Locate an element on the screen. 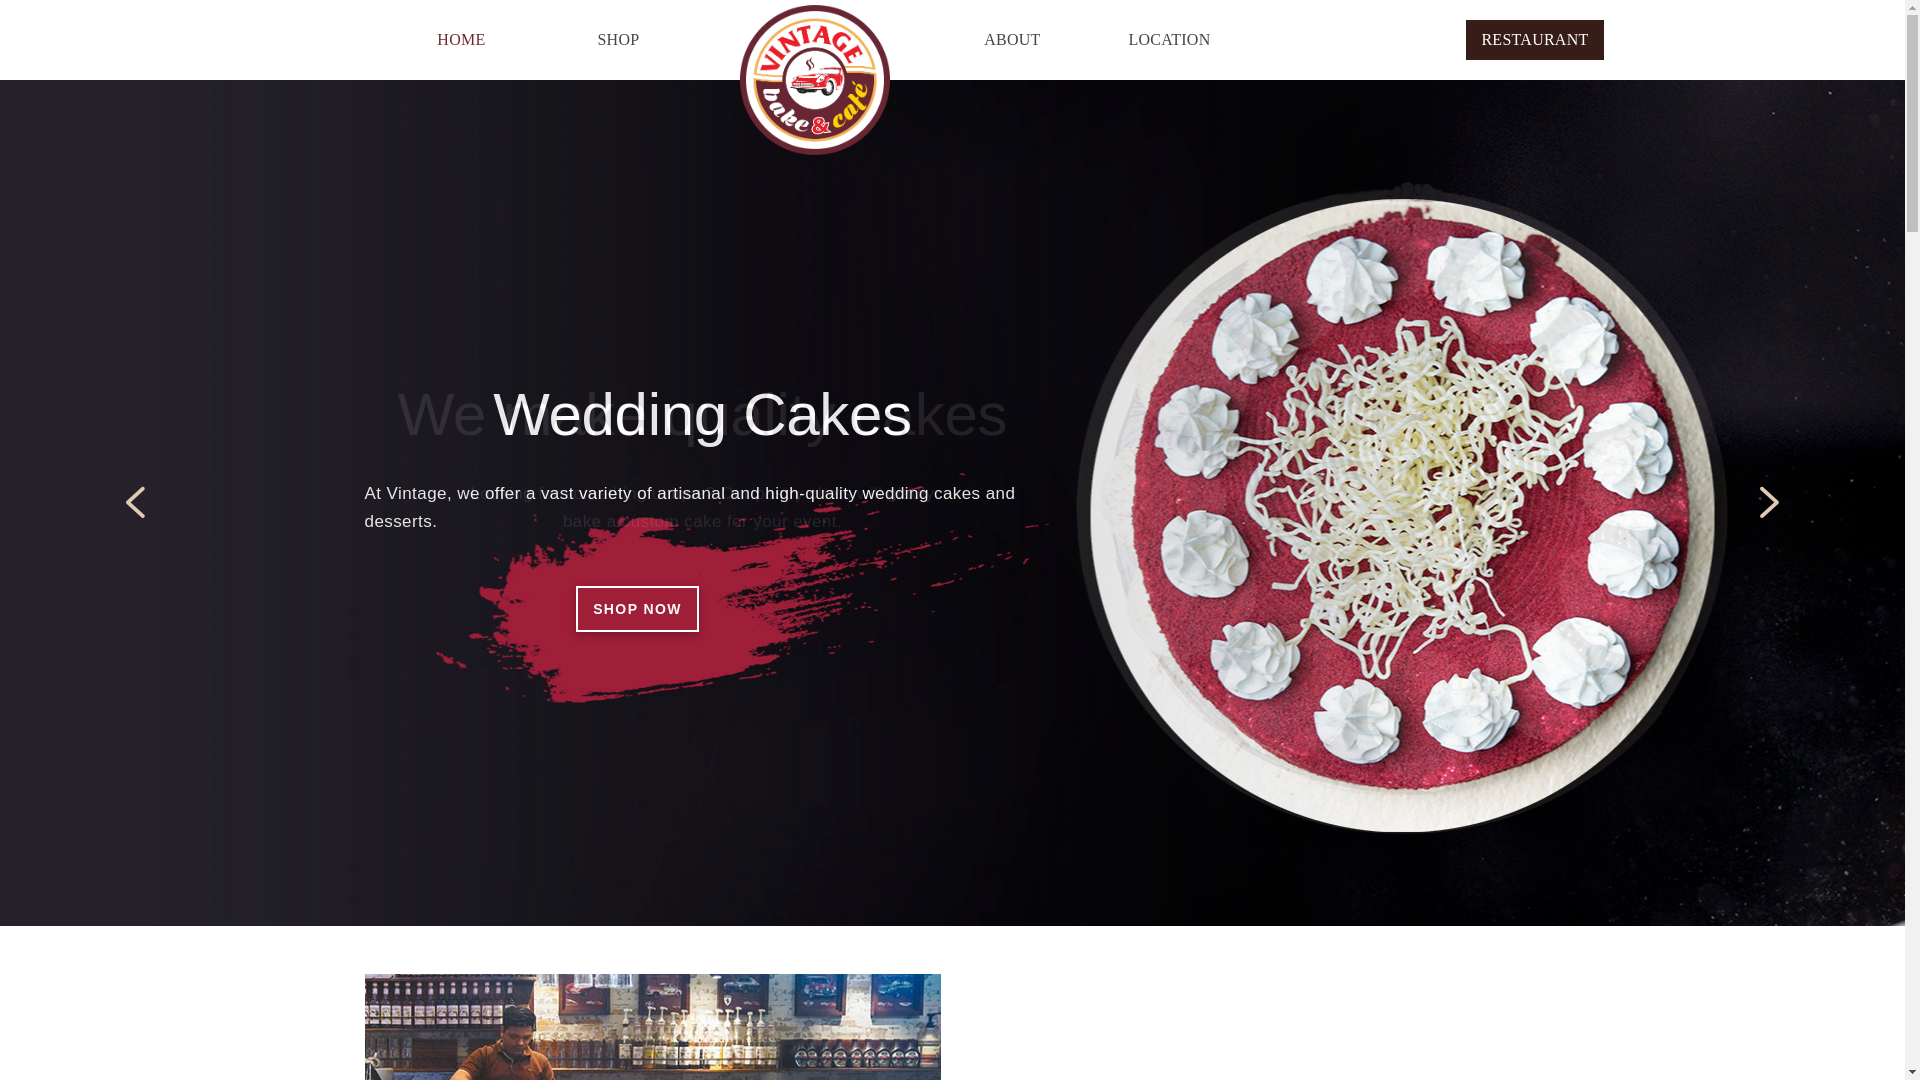 This screenshot has height=1080, width=1920. 'SHOP NOW' is located at coordinates (636, 608).